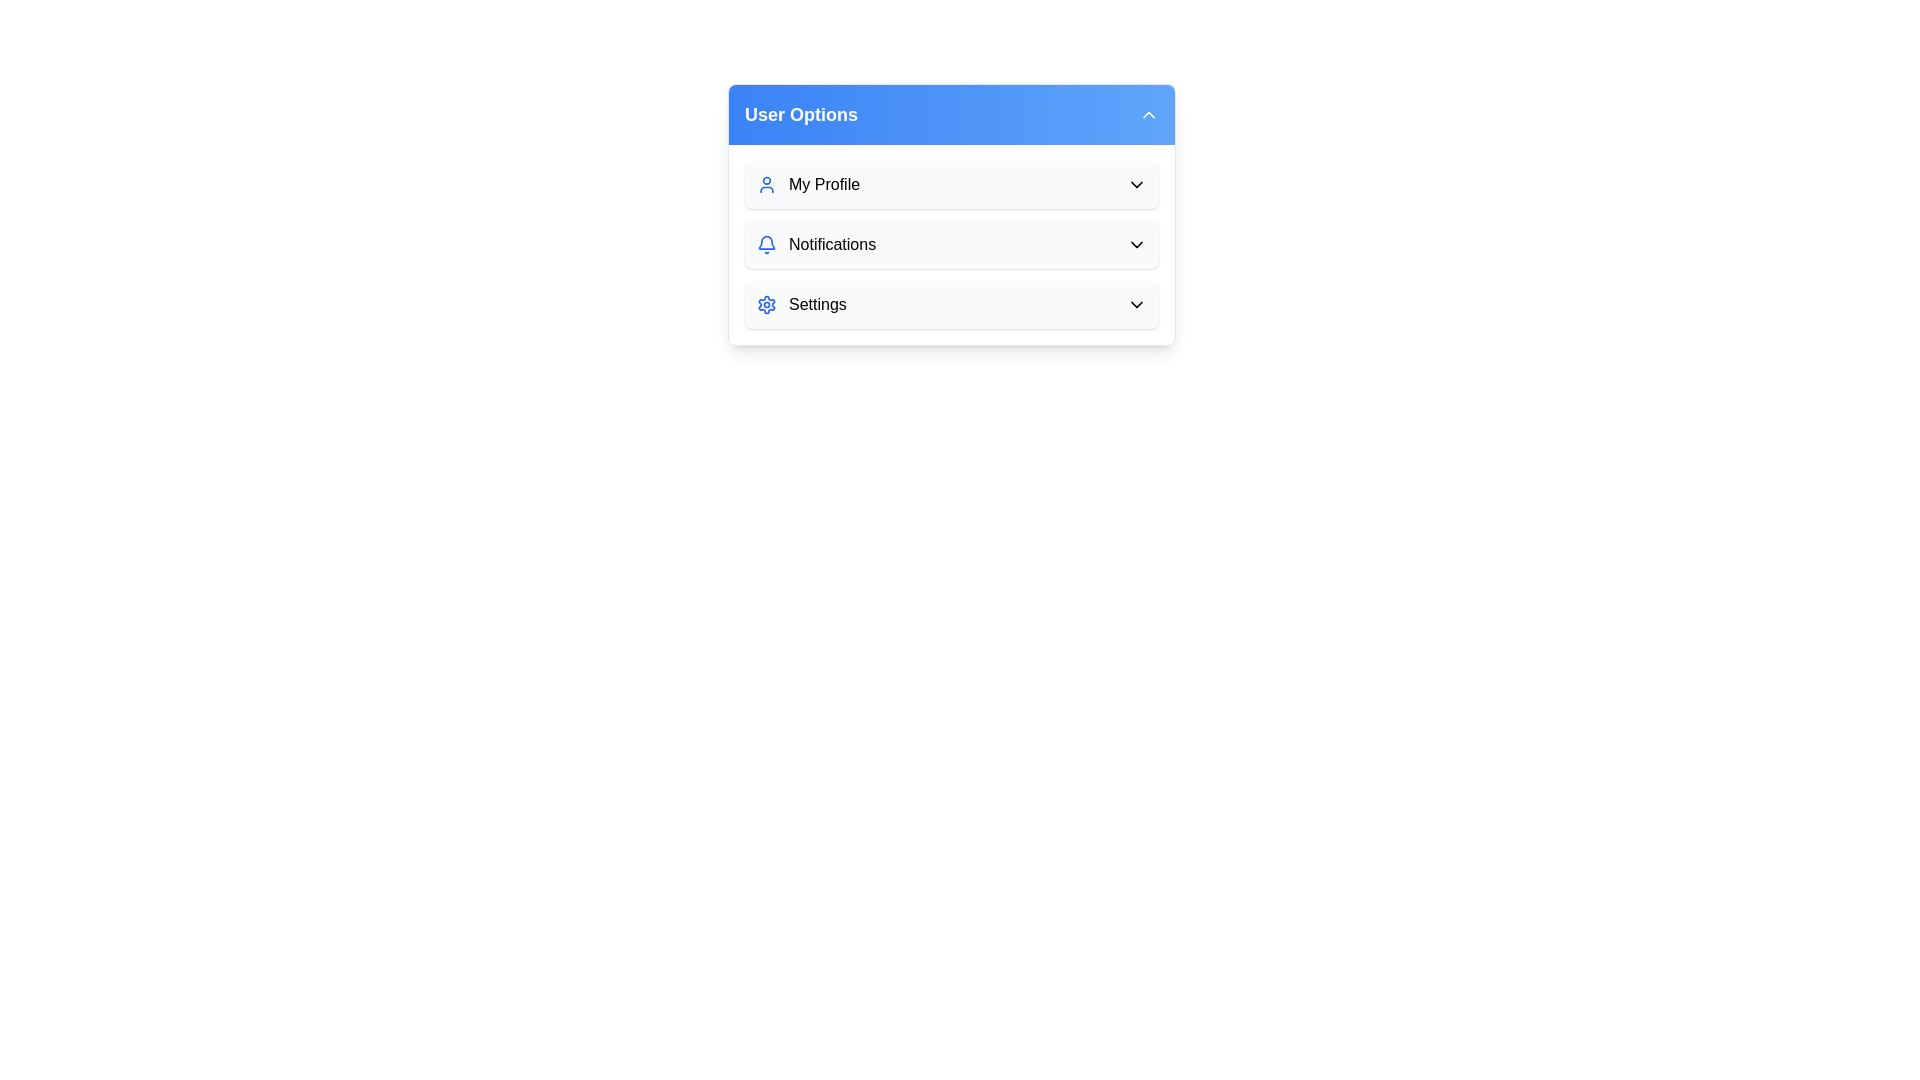  Describe the element at coordinates (808, 185) in the screenshot. I see `the 'My Profile' label with the accompanying blue silhouette icon` at that location.